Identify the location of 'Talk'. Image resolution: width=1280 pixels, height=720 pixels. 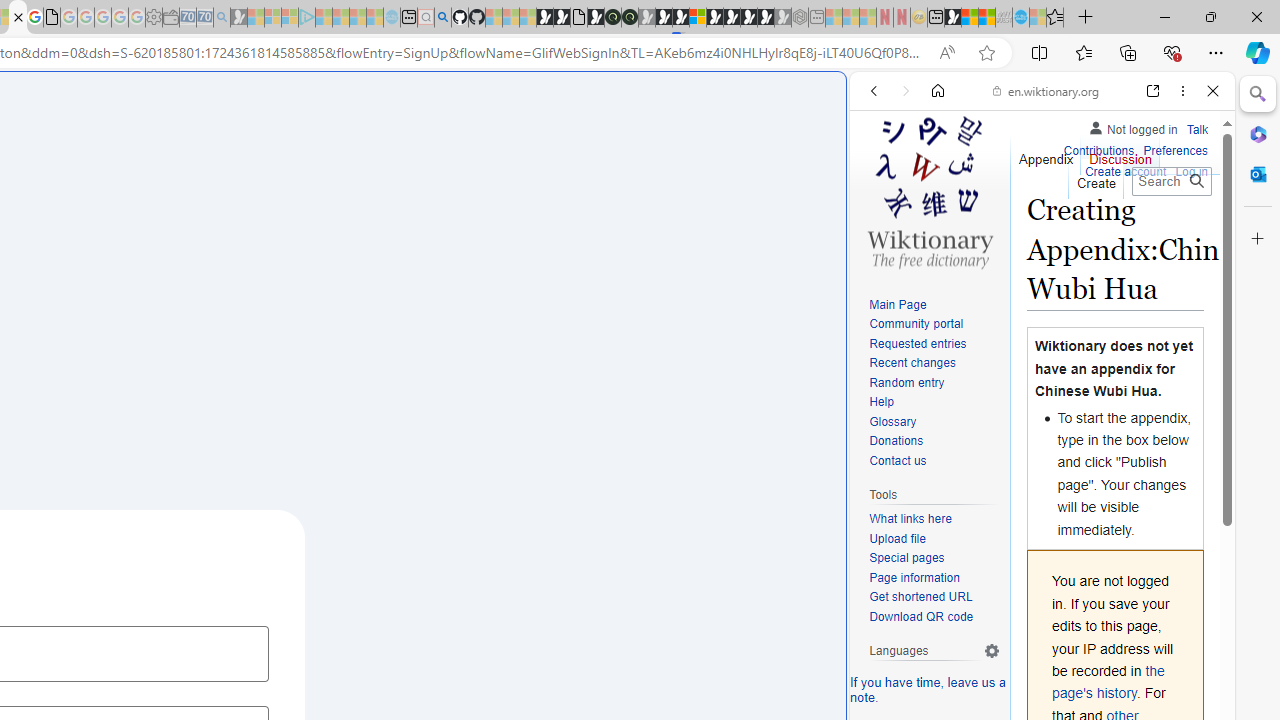
(1197, 126).